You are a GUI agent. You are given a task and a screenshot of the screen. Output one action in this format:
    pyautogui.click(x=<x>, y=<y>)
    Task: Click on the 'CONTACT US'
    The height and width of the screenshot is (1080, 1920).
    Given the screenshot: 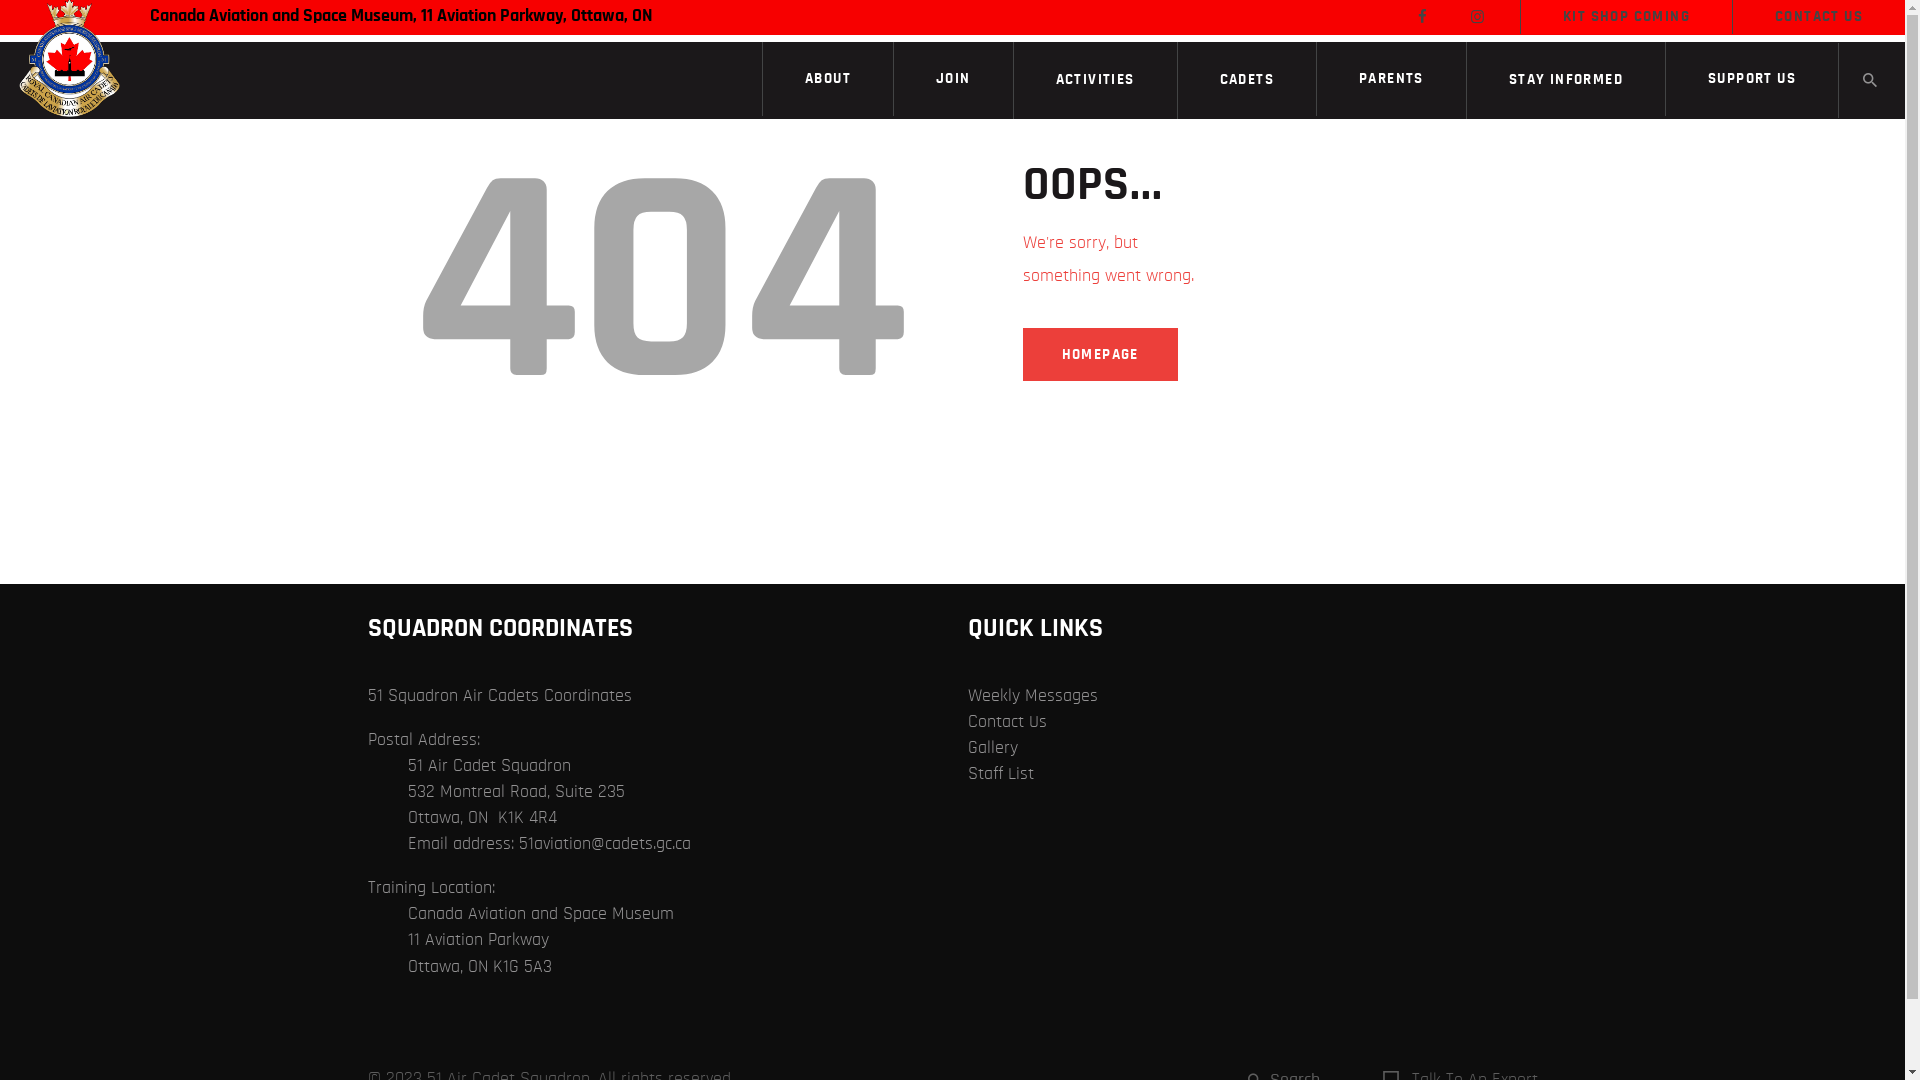 What is the action you would take?
    pyautogui.click(x=1819, y=16)
    